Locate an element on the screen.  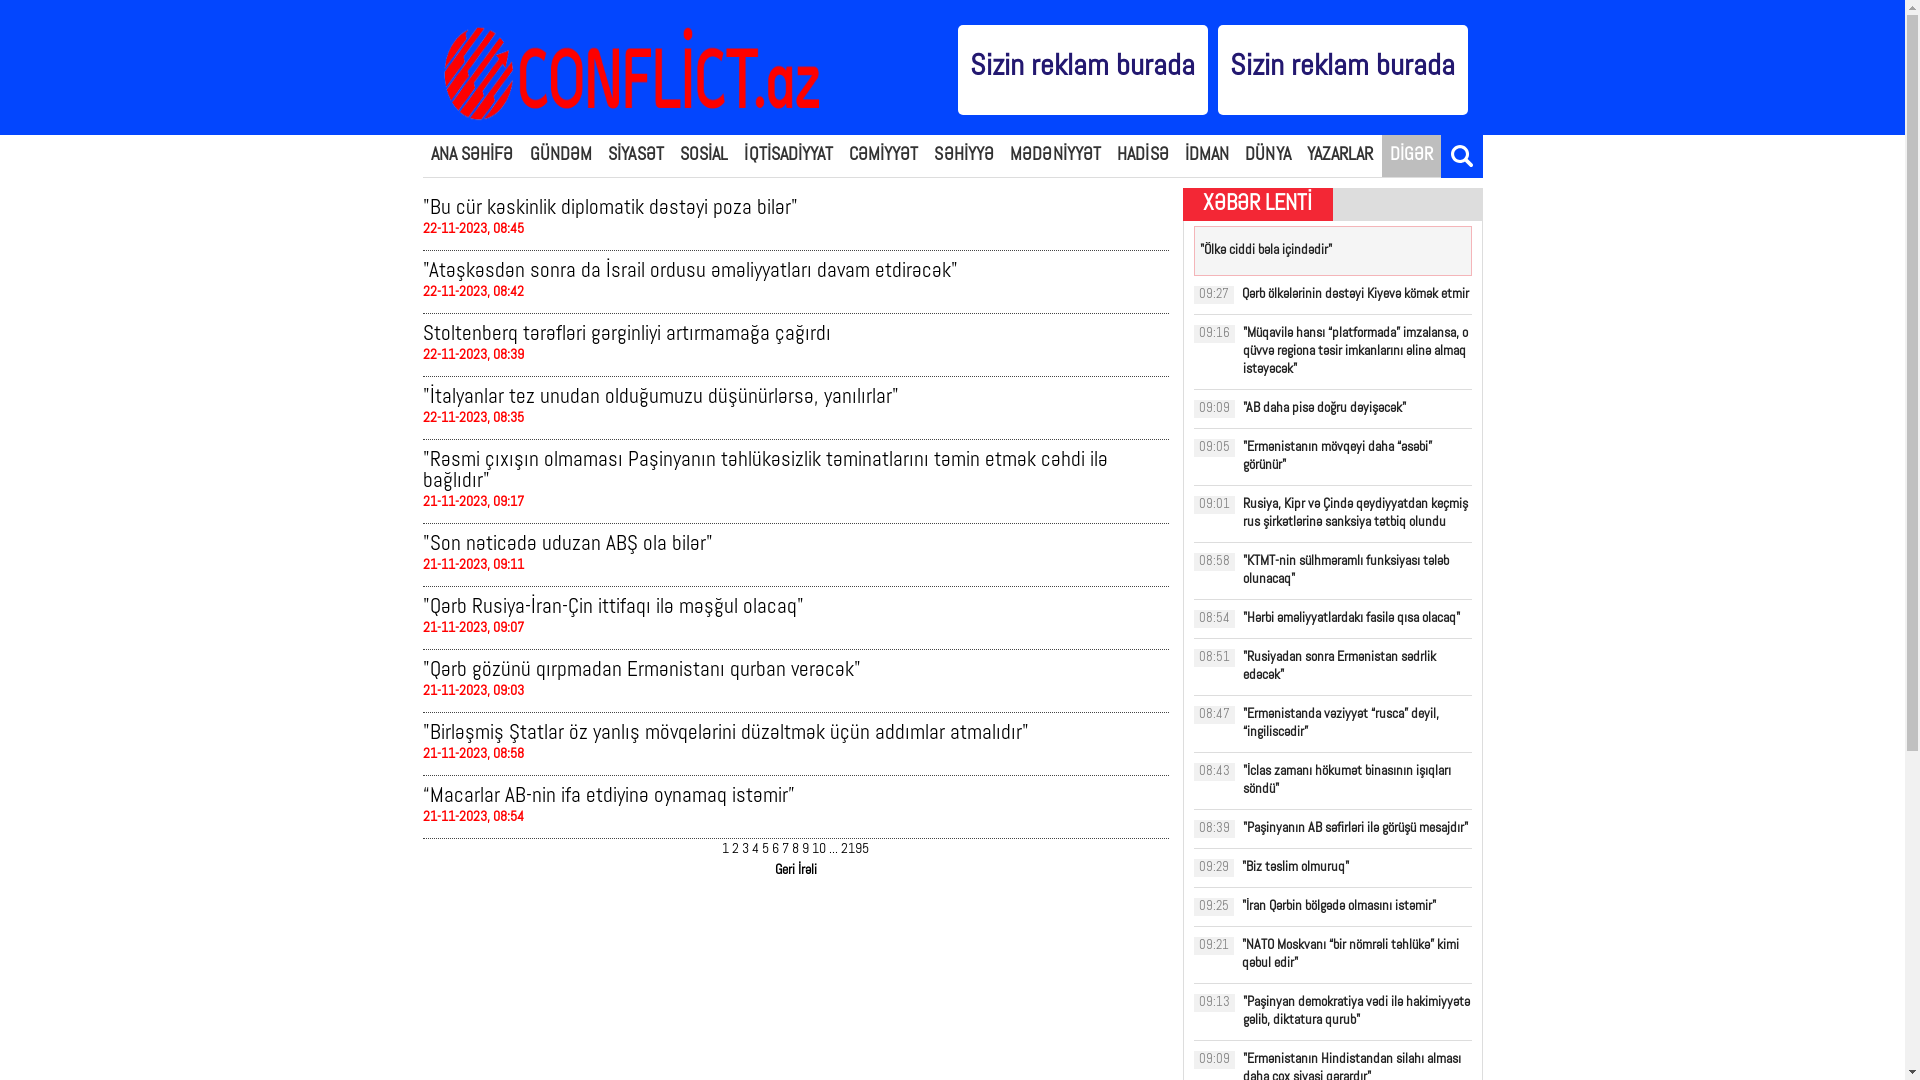
'Geri' is located at coordinates (782, 869).